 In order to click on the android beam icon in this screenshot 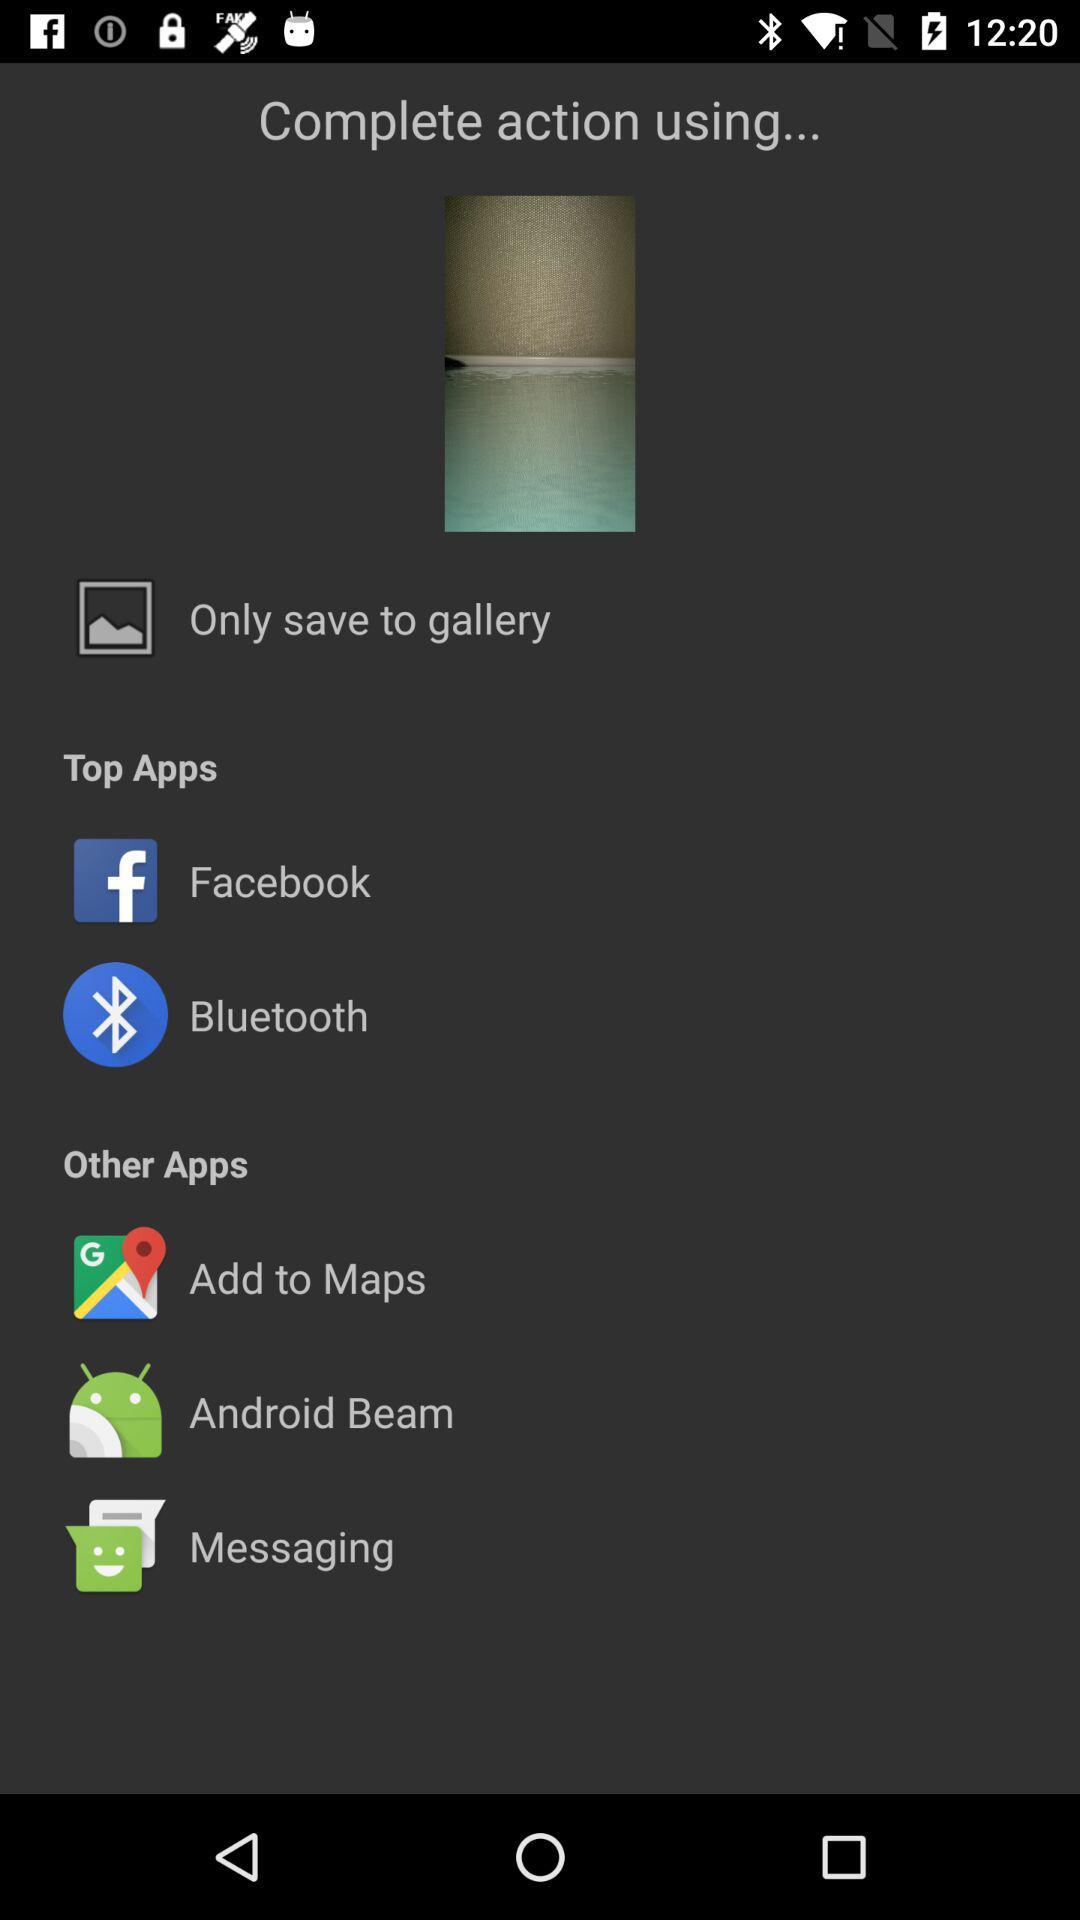, I will do `click(320, 1410)`.